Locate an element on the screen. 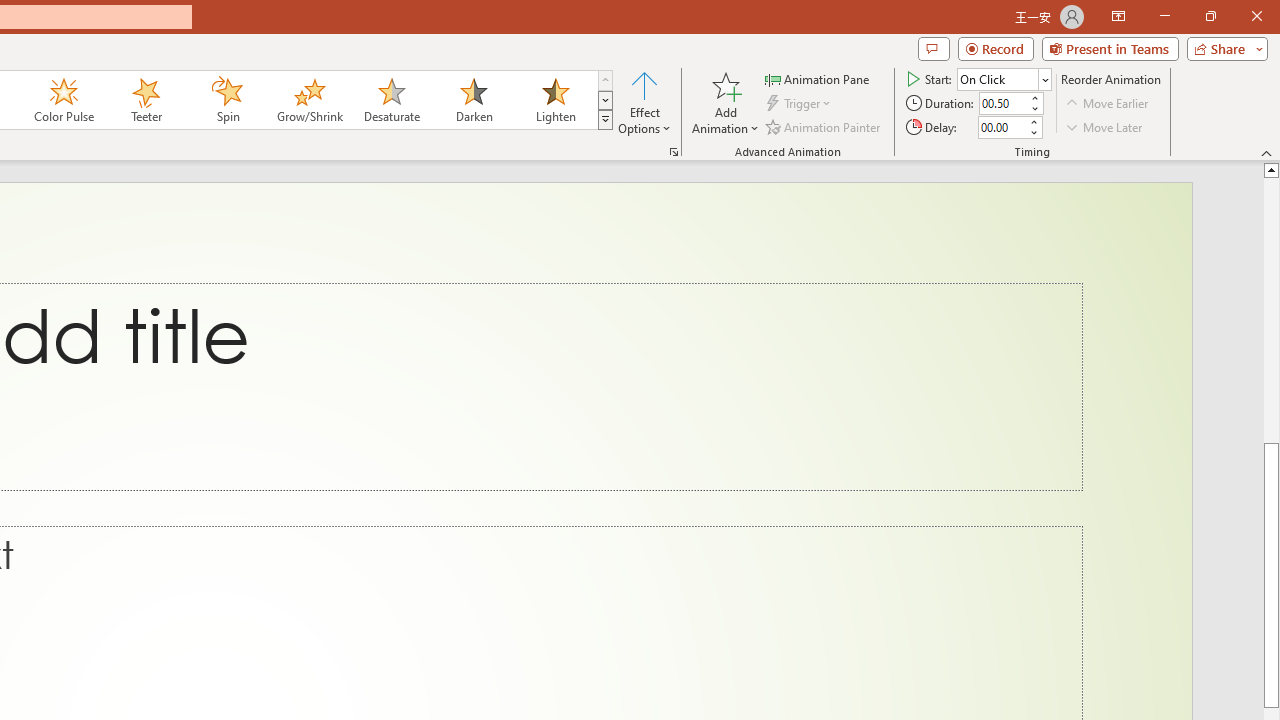 This screenshot has width=1280, height=720. 'Grow/Shrink' is located at coordinates (308, 100).